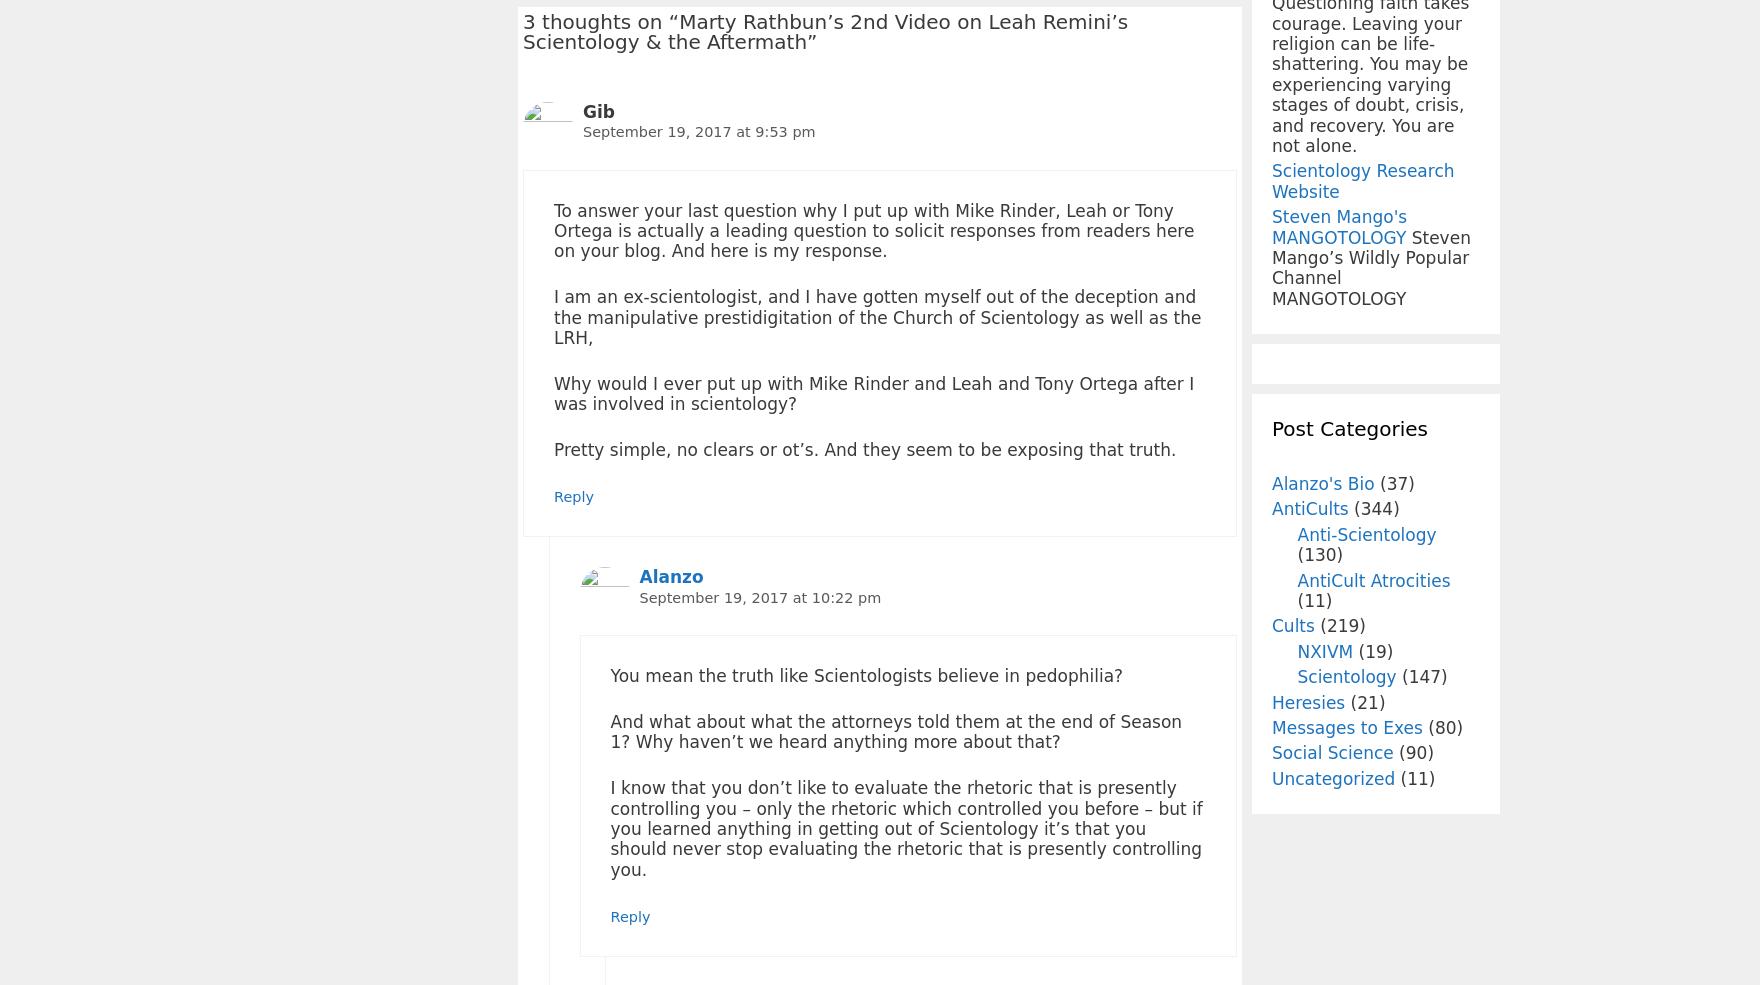 The height and width of the screenshot is (985, 1760). Describe the element at coordinates (639, 596) in the screenshot. I see `'September 19, 2017 at 10:22 pm'` at that location.